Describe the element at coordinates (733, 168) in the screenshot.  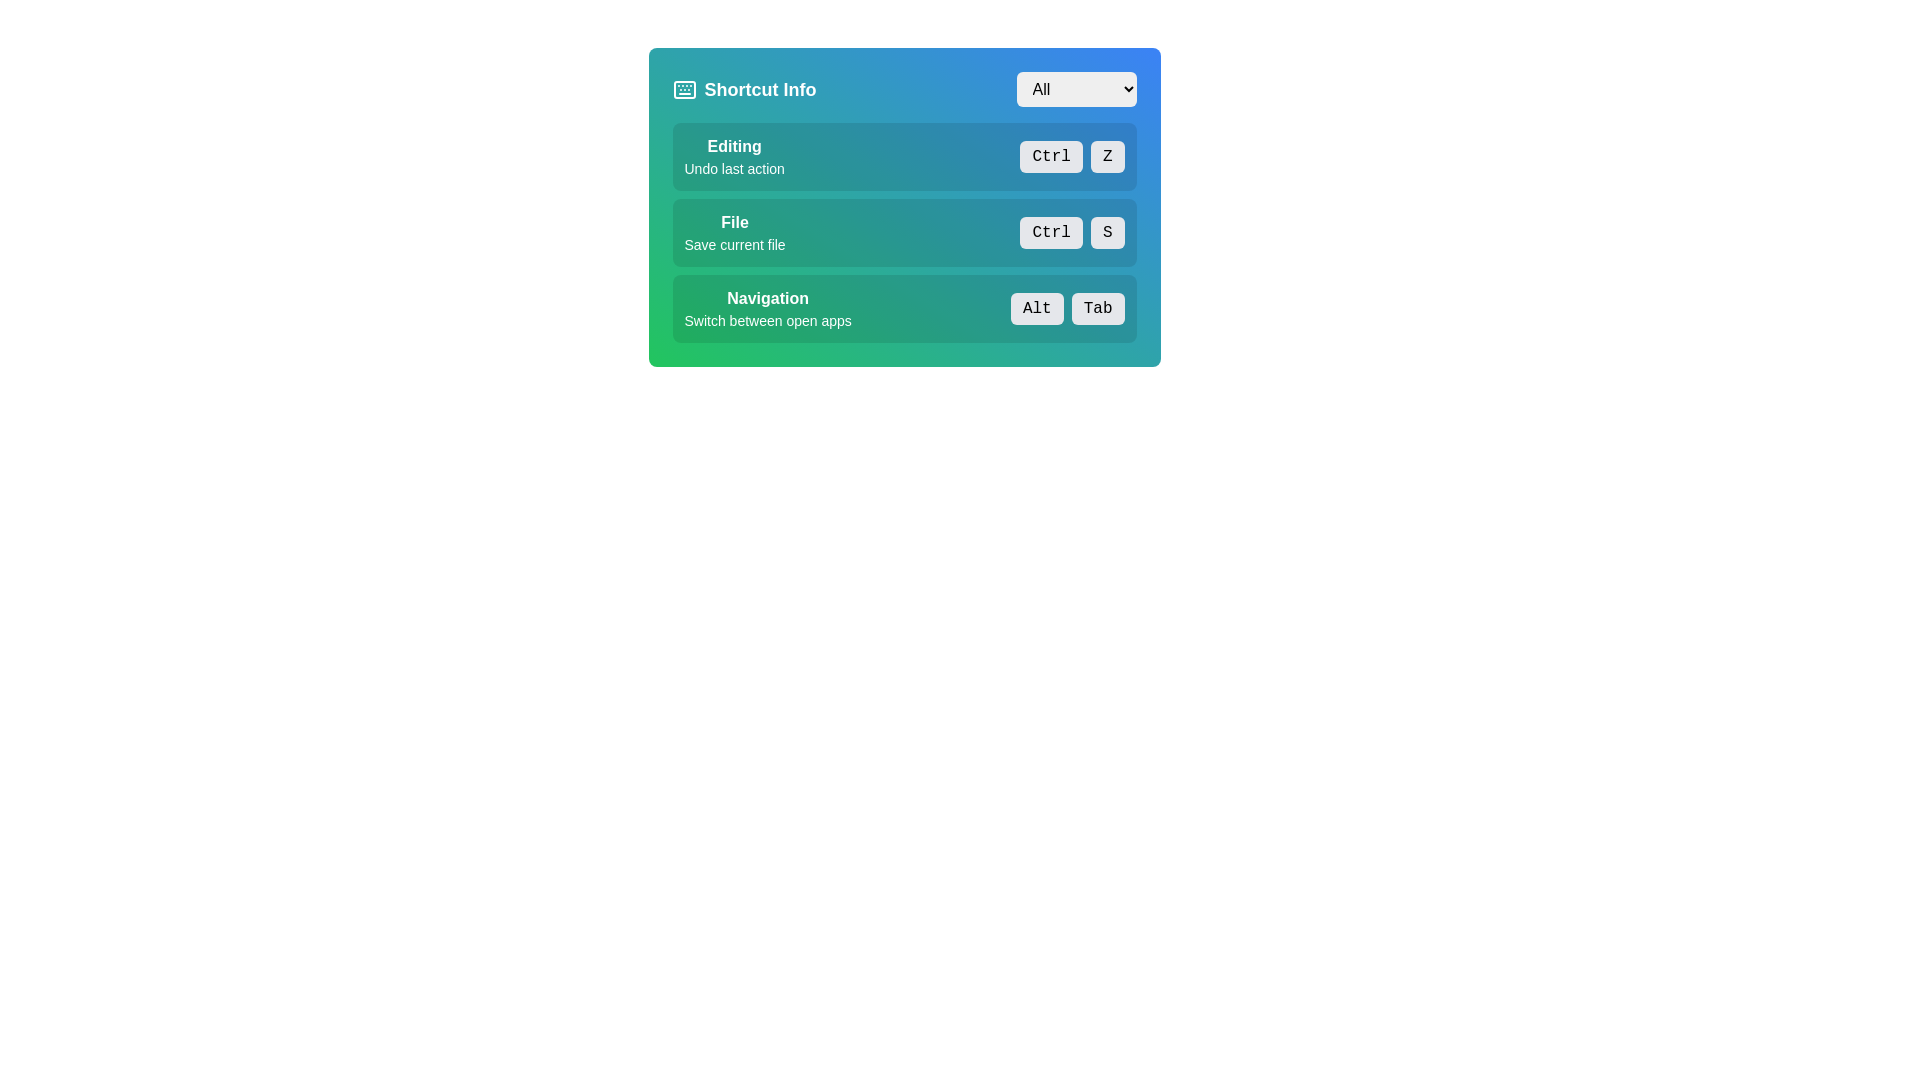
I see `the text label that describes the undo operation associated with the shortcut 'Ctrl+Z', located below the 'Editing' heading` at that location.